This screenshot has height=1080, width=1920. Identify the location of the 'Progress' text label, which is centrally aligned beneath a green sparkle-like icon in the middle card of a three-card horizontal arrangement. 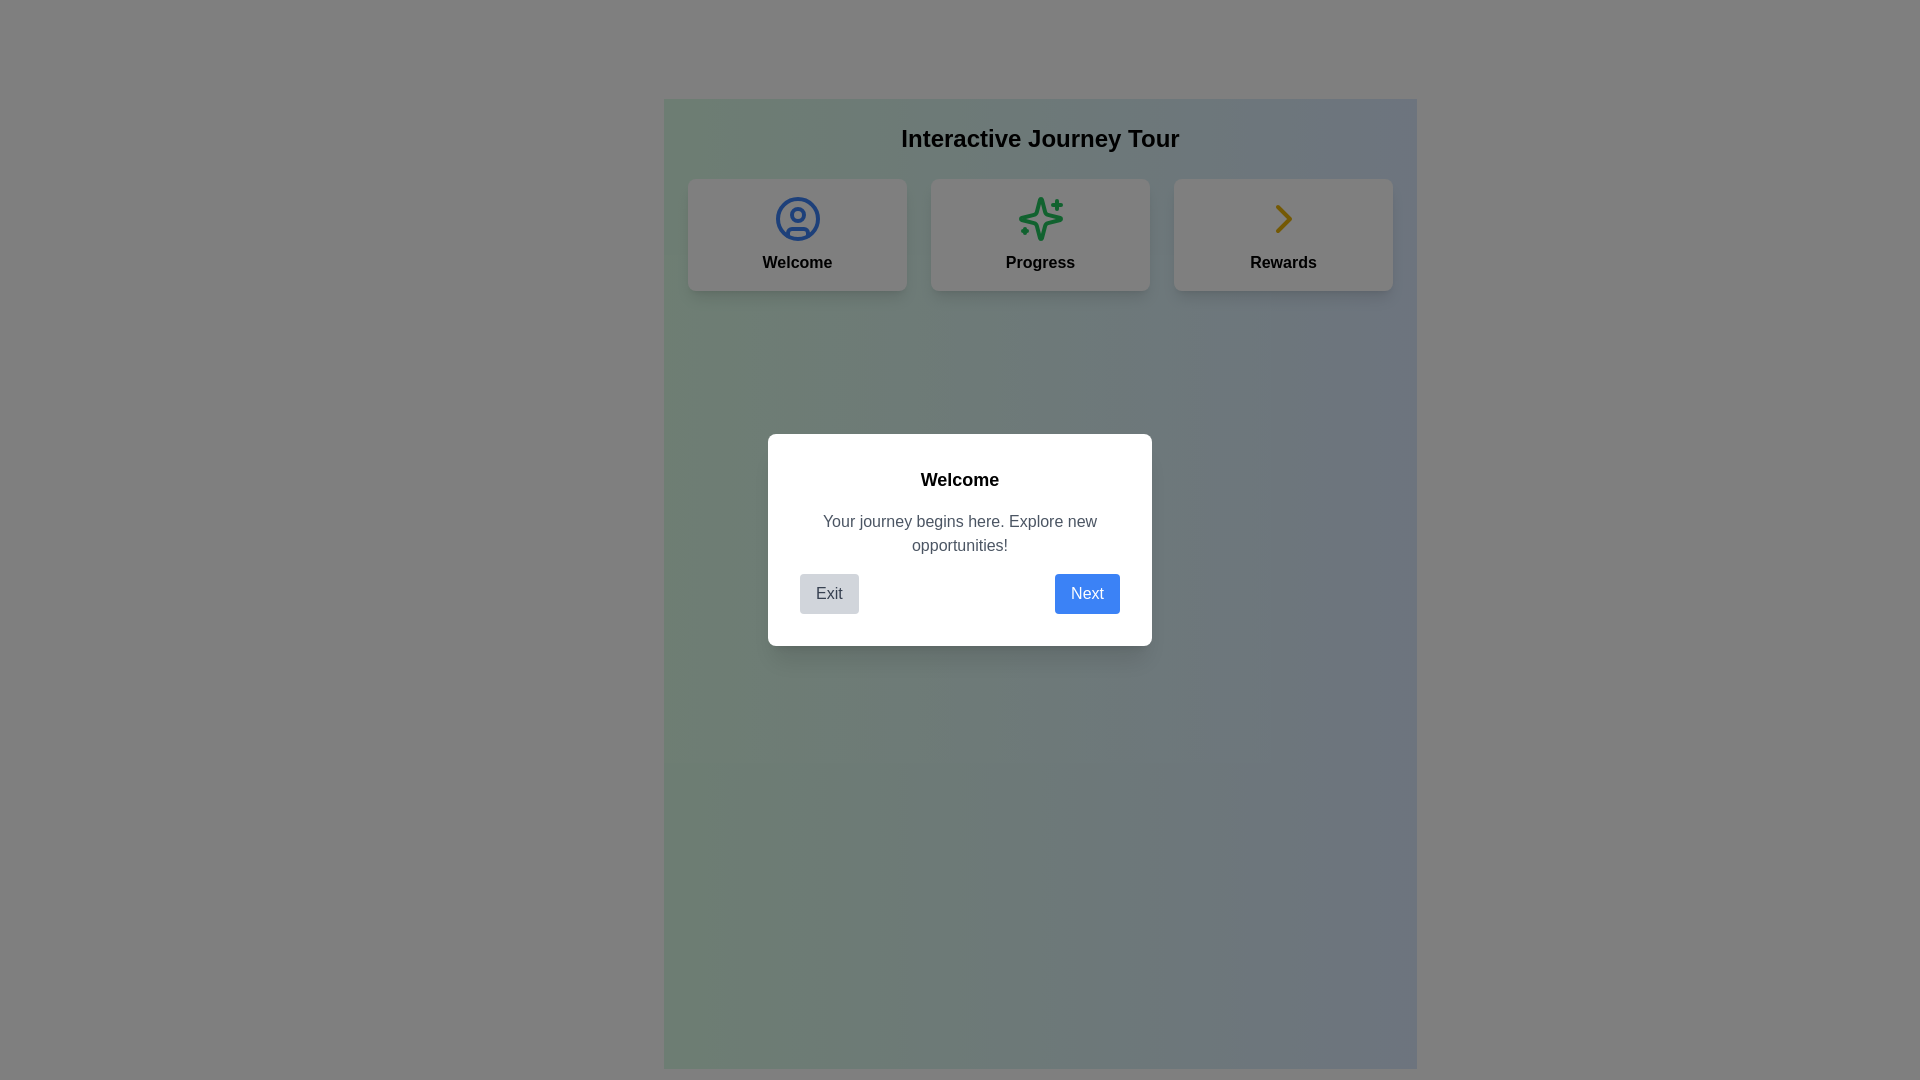
(1040, 261).